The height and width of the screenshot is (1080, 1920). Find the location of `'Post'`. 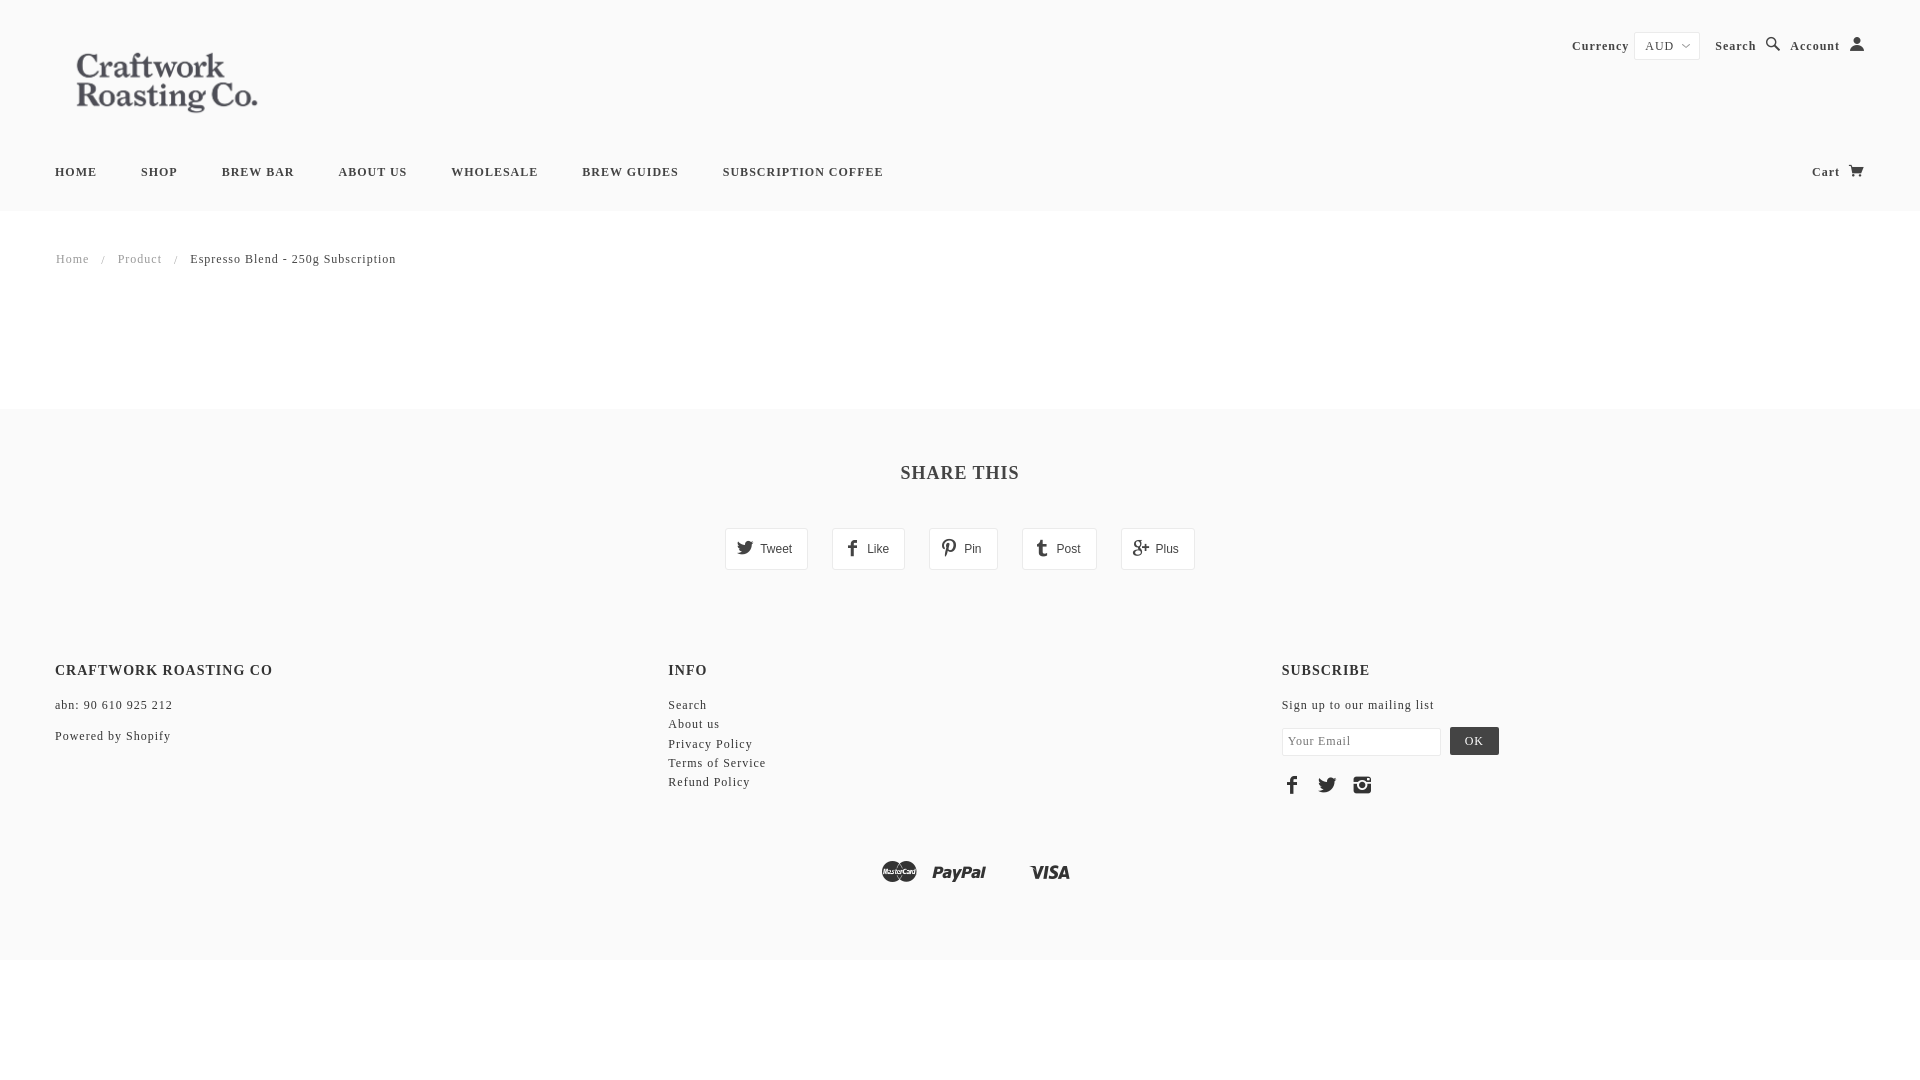

'Post' is located at coordinates (1022, 548).